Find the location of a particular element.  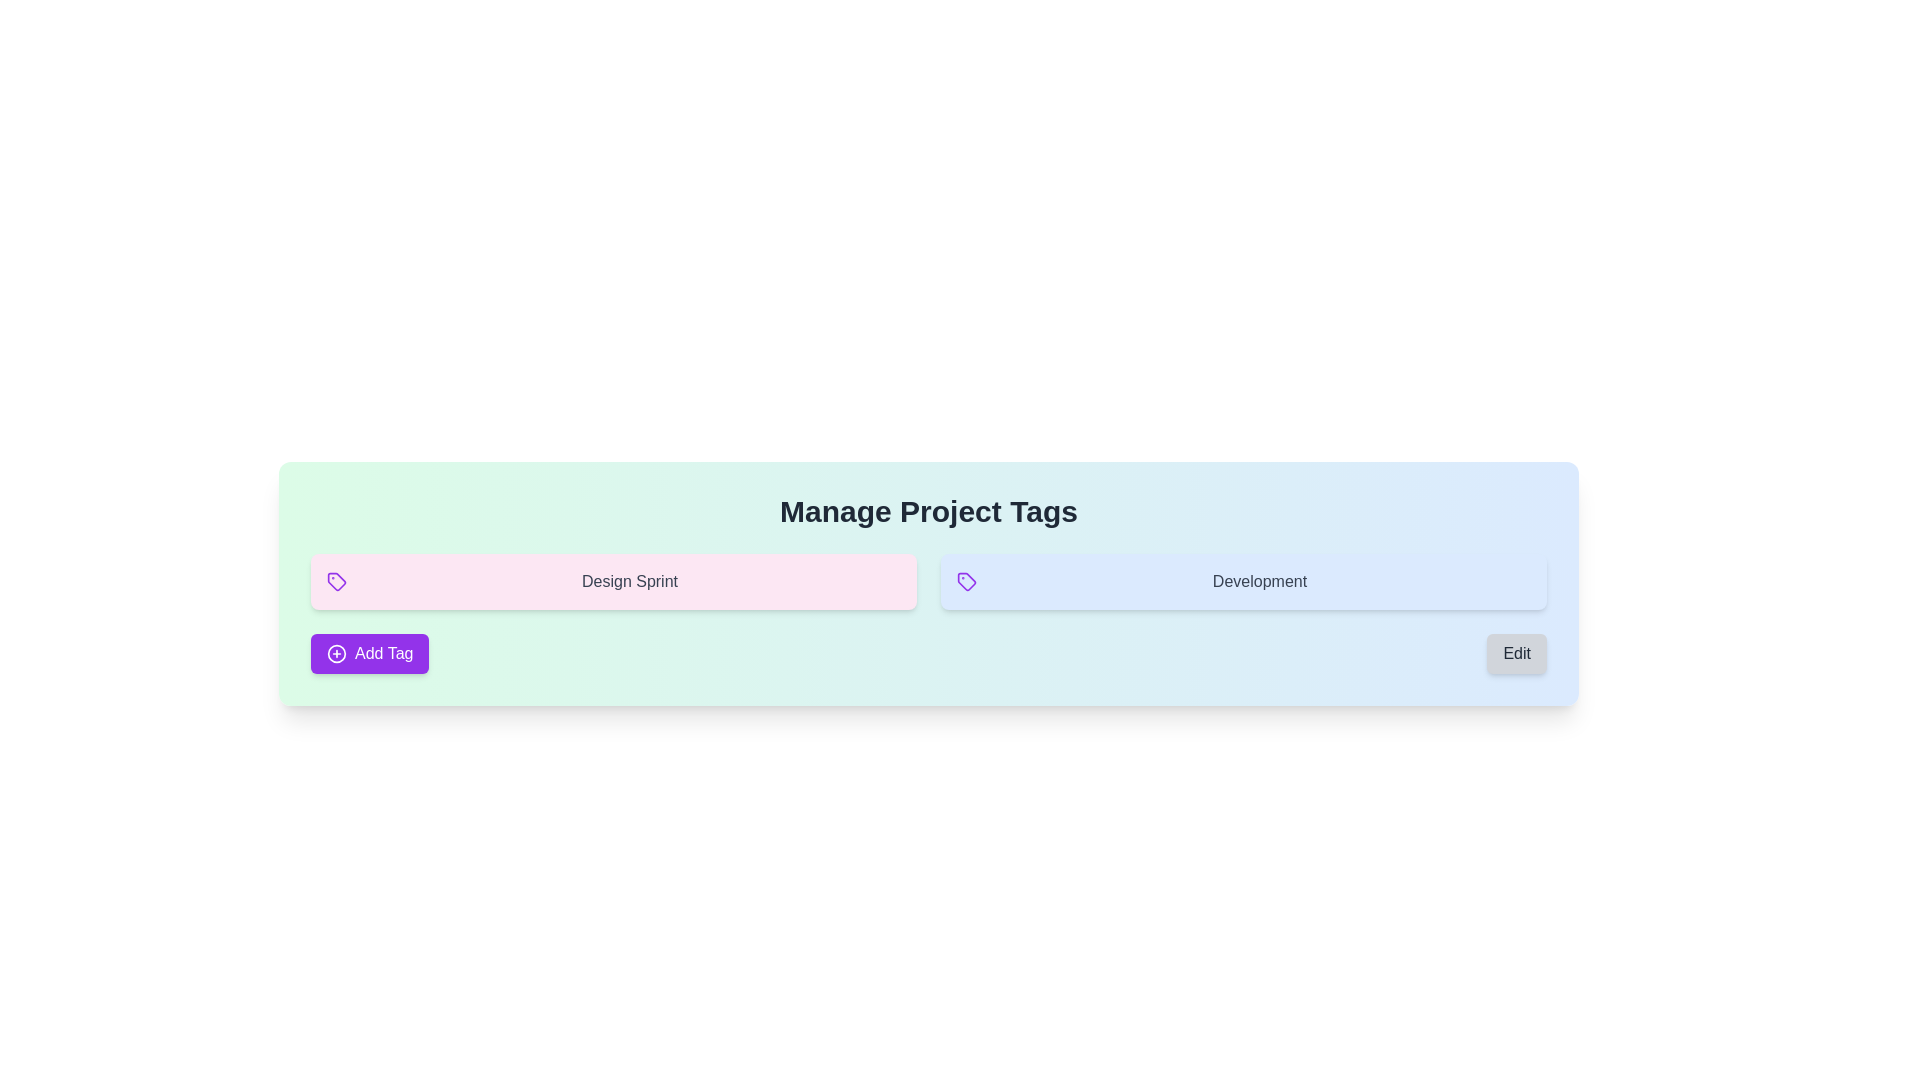

the clickable panel labeled 'Design Sprint' with a soft pink background and a purple tag icon is located at coordinates (613, 582).